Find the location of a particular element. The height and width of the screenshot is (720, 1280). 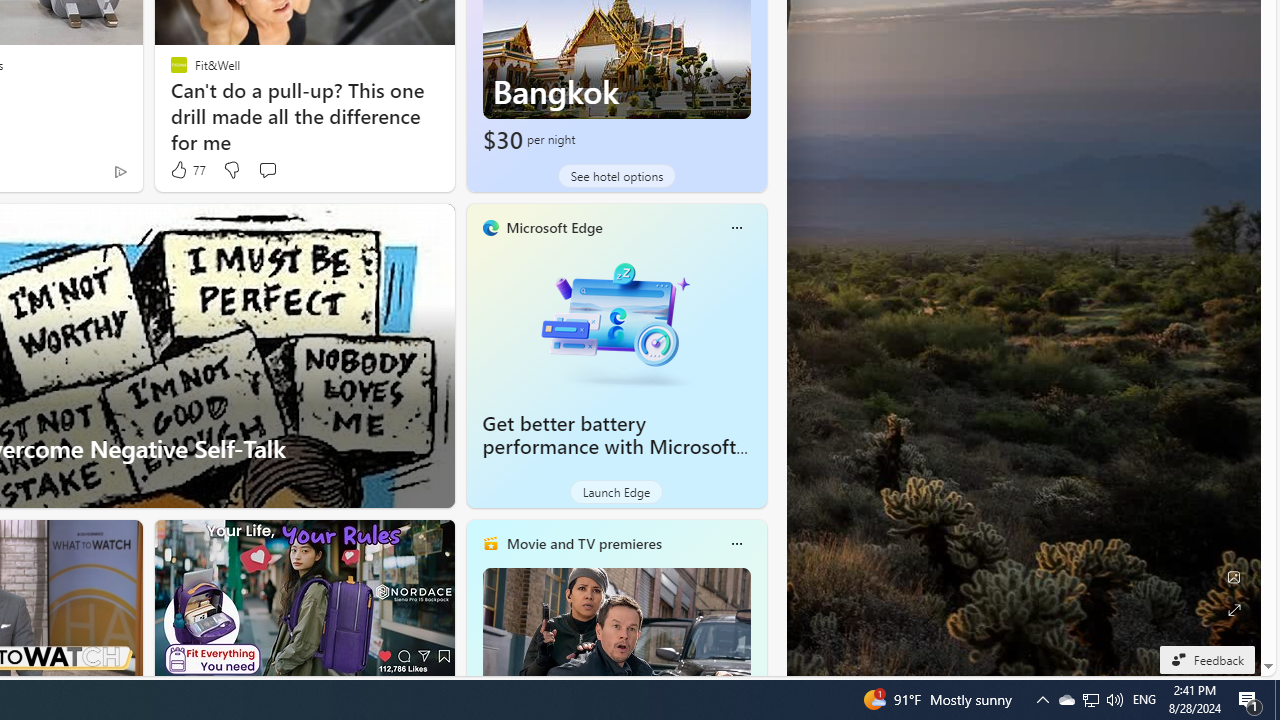

'Microsoft Edge' is located at coordinates (554, 226).